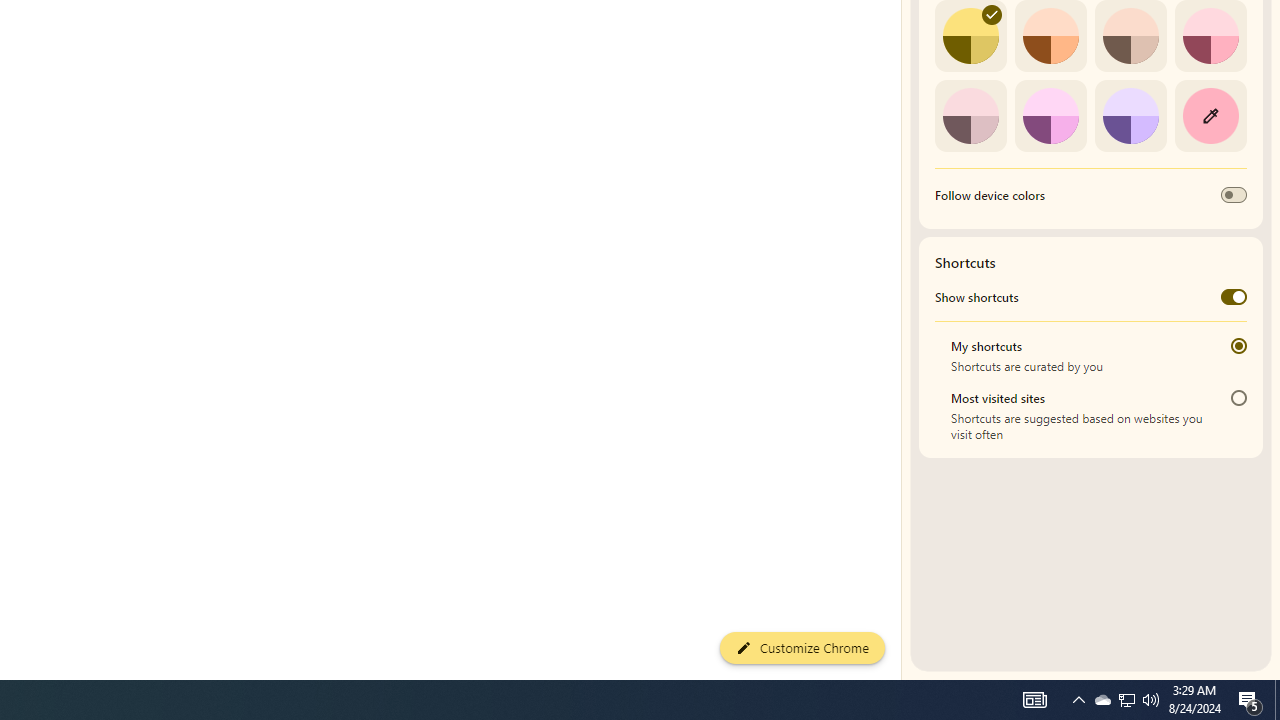  What do you see at coordinates (1130, 36) in the screenshot?
I see `'Apricot'` at bounding box center [1130, 36].